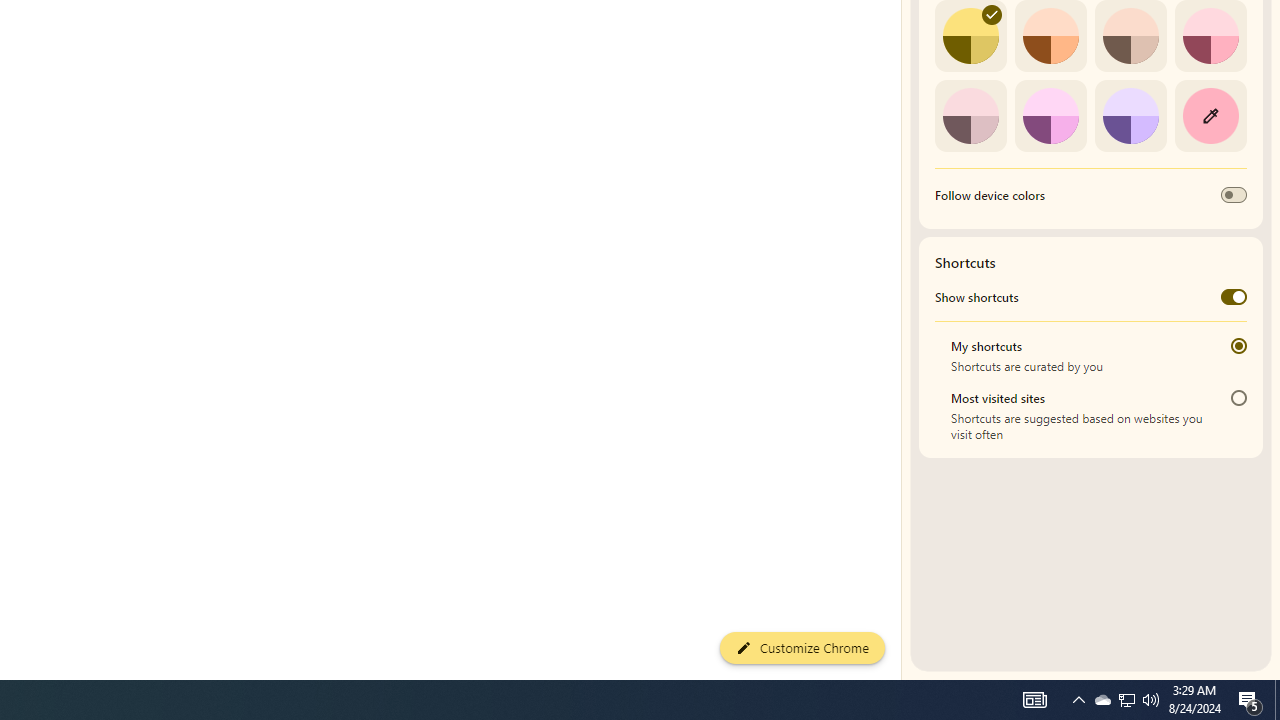  What do you see at coordinates (1130, 36) in the screenshot?
I see `'Apricot'` at bounding box center [1130, 36].